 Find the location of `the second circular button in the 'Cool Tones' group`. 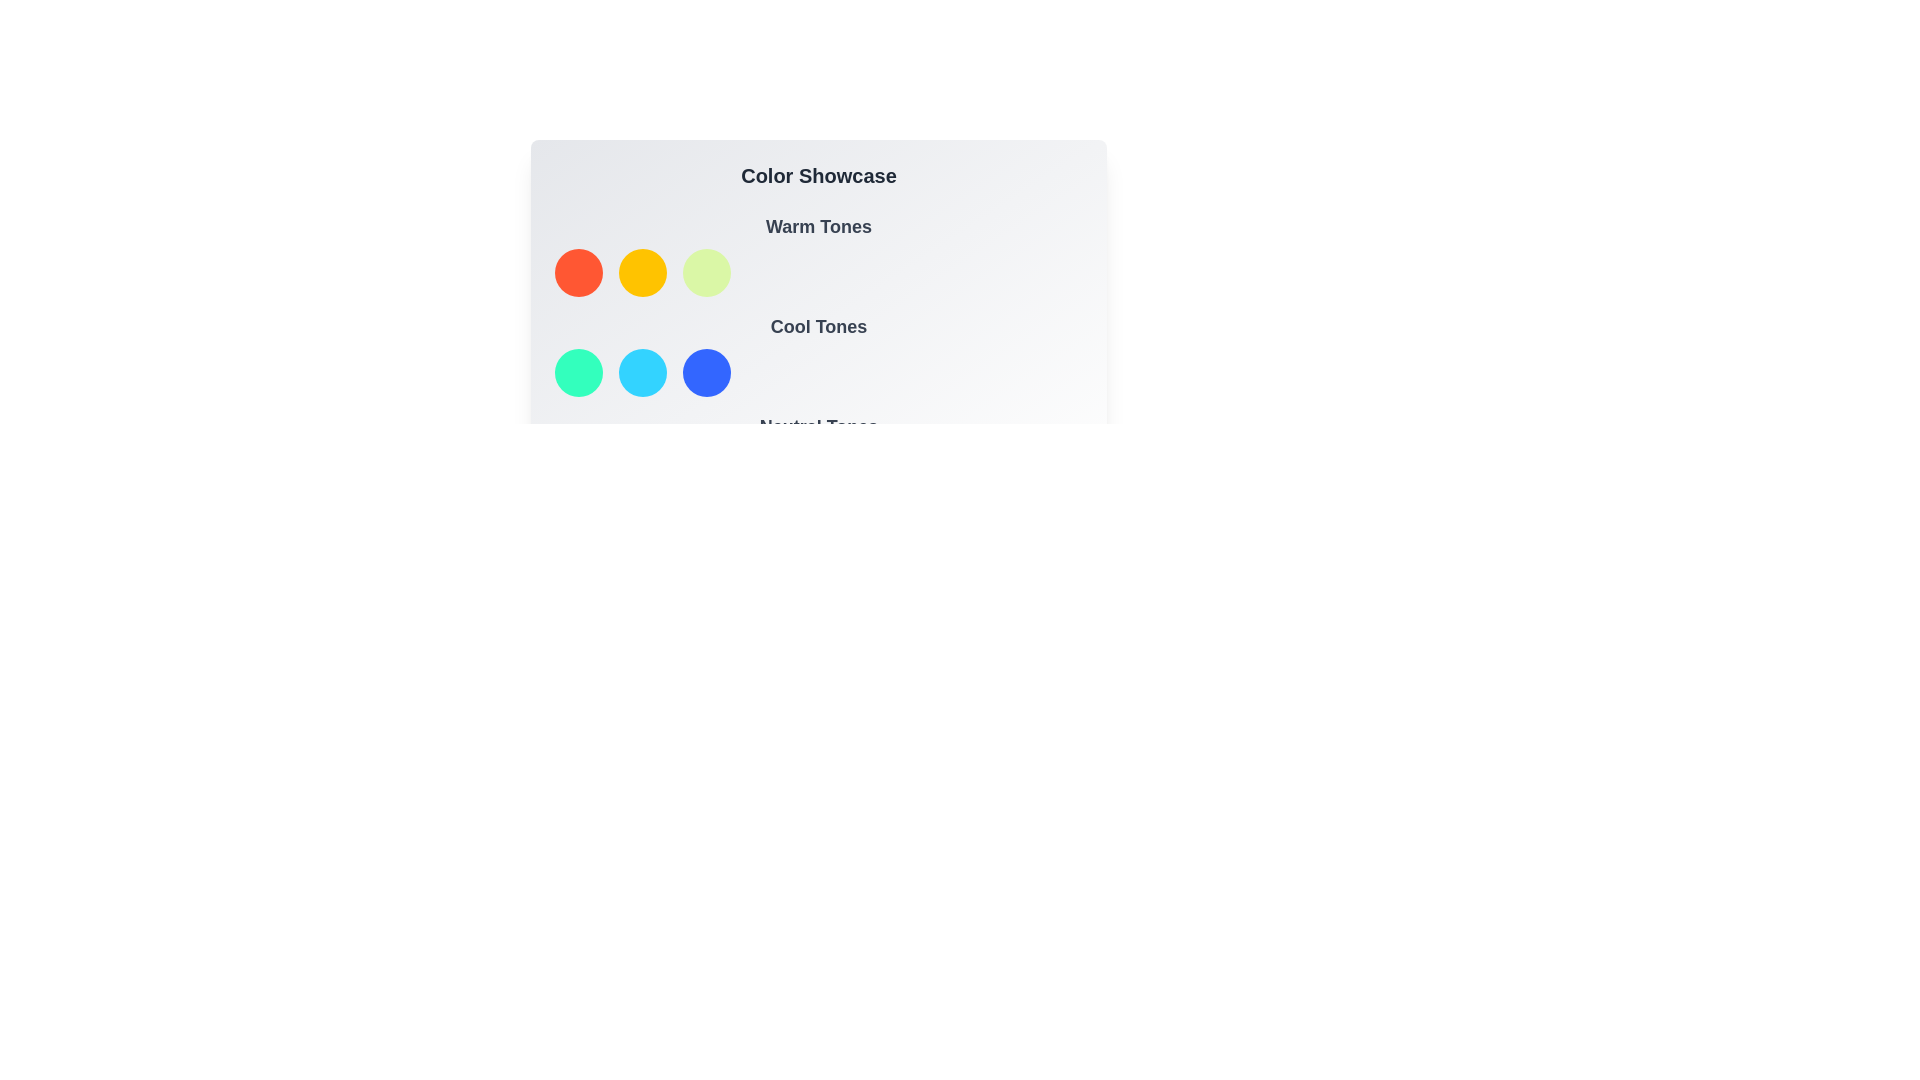

the second circular button in the 'Cool Tones' group is located at coordinates (643, 373).